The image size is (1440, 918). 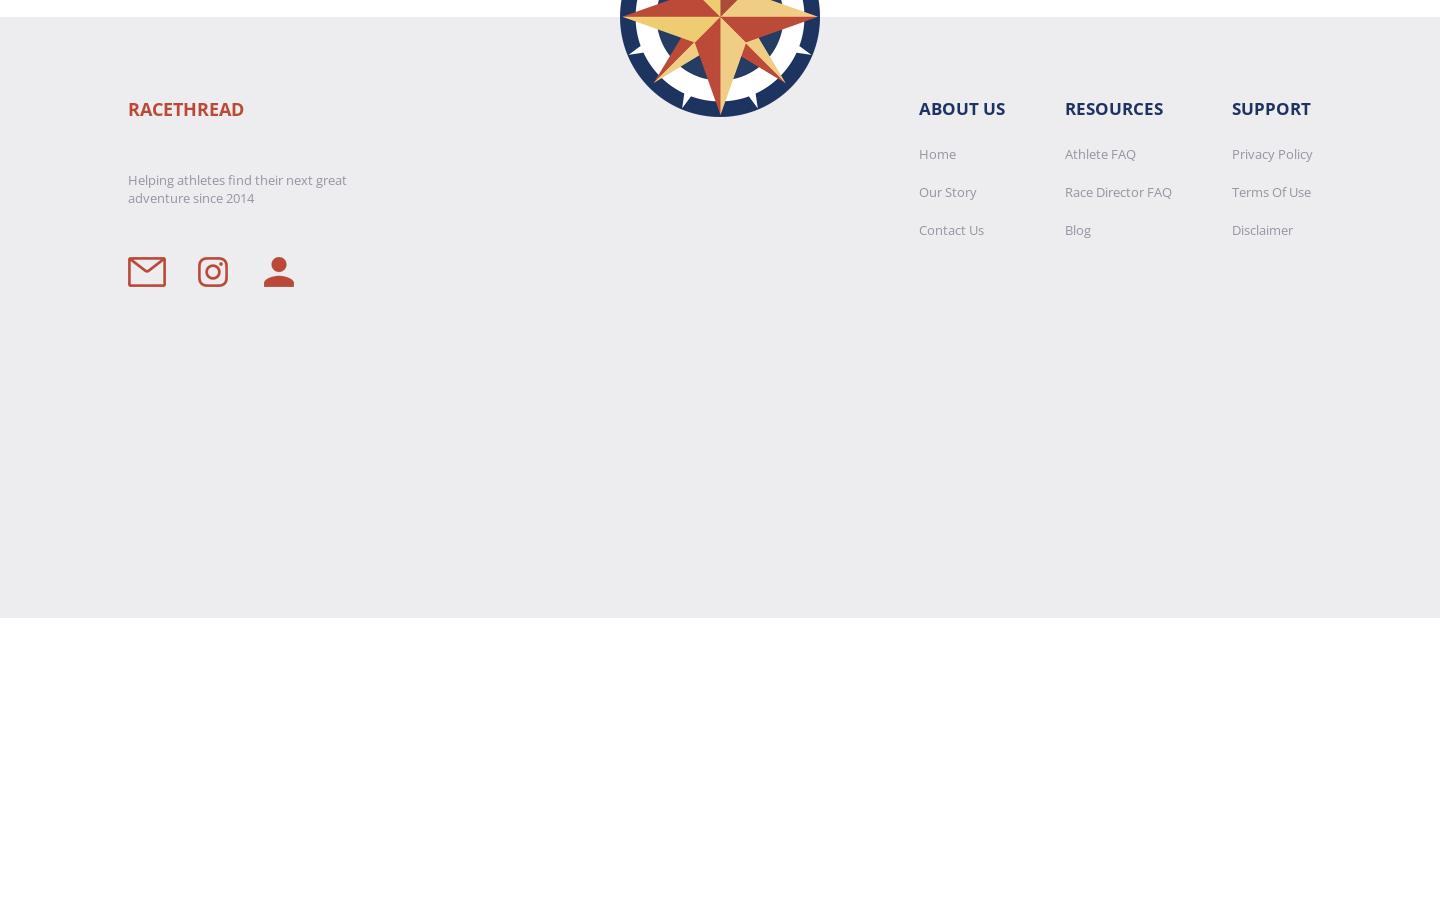 I want to click on 'SUPPORT', so click(x=1270, y=107).